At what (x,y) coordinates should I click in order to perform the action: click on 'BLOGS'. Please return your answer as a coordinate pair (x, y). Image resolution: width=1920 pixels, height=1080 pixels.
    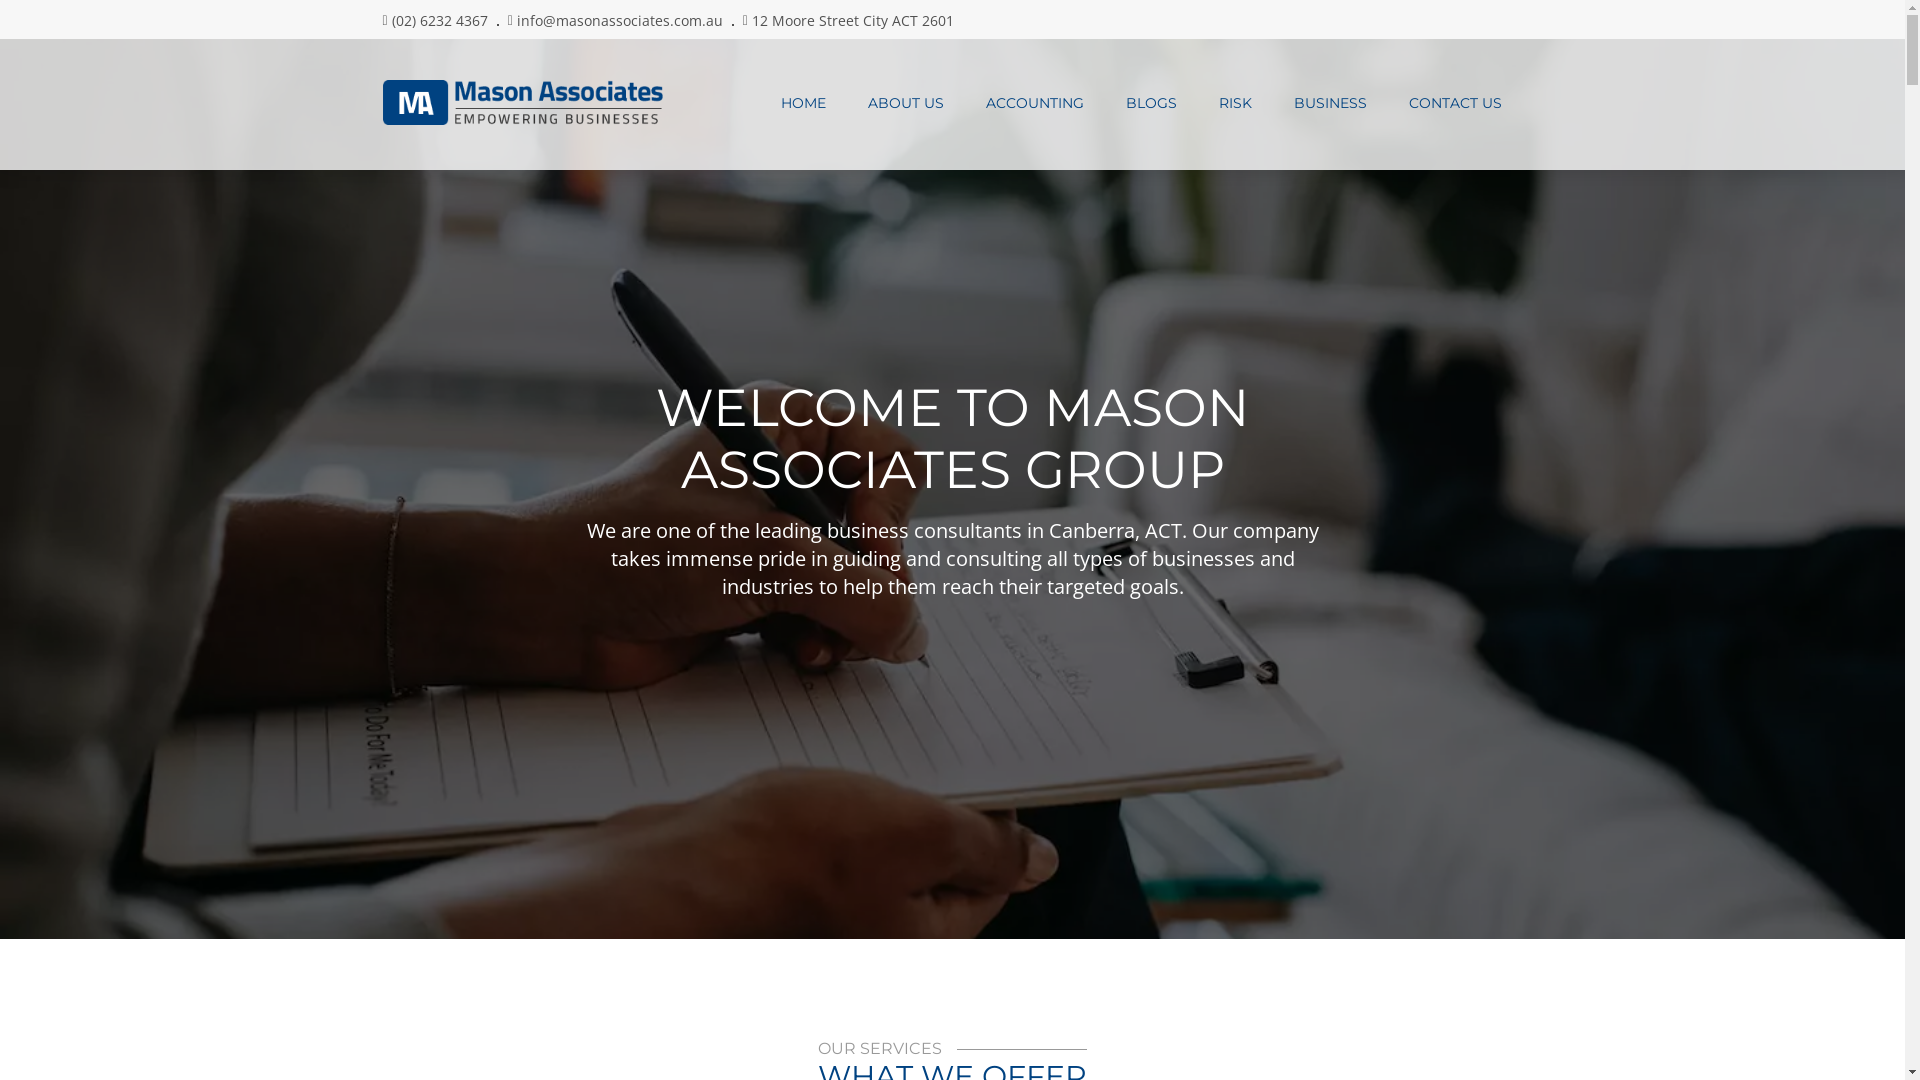
    Looking at the image, I should click on (1150, 103).